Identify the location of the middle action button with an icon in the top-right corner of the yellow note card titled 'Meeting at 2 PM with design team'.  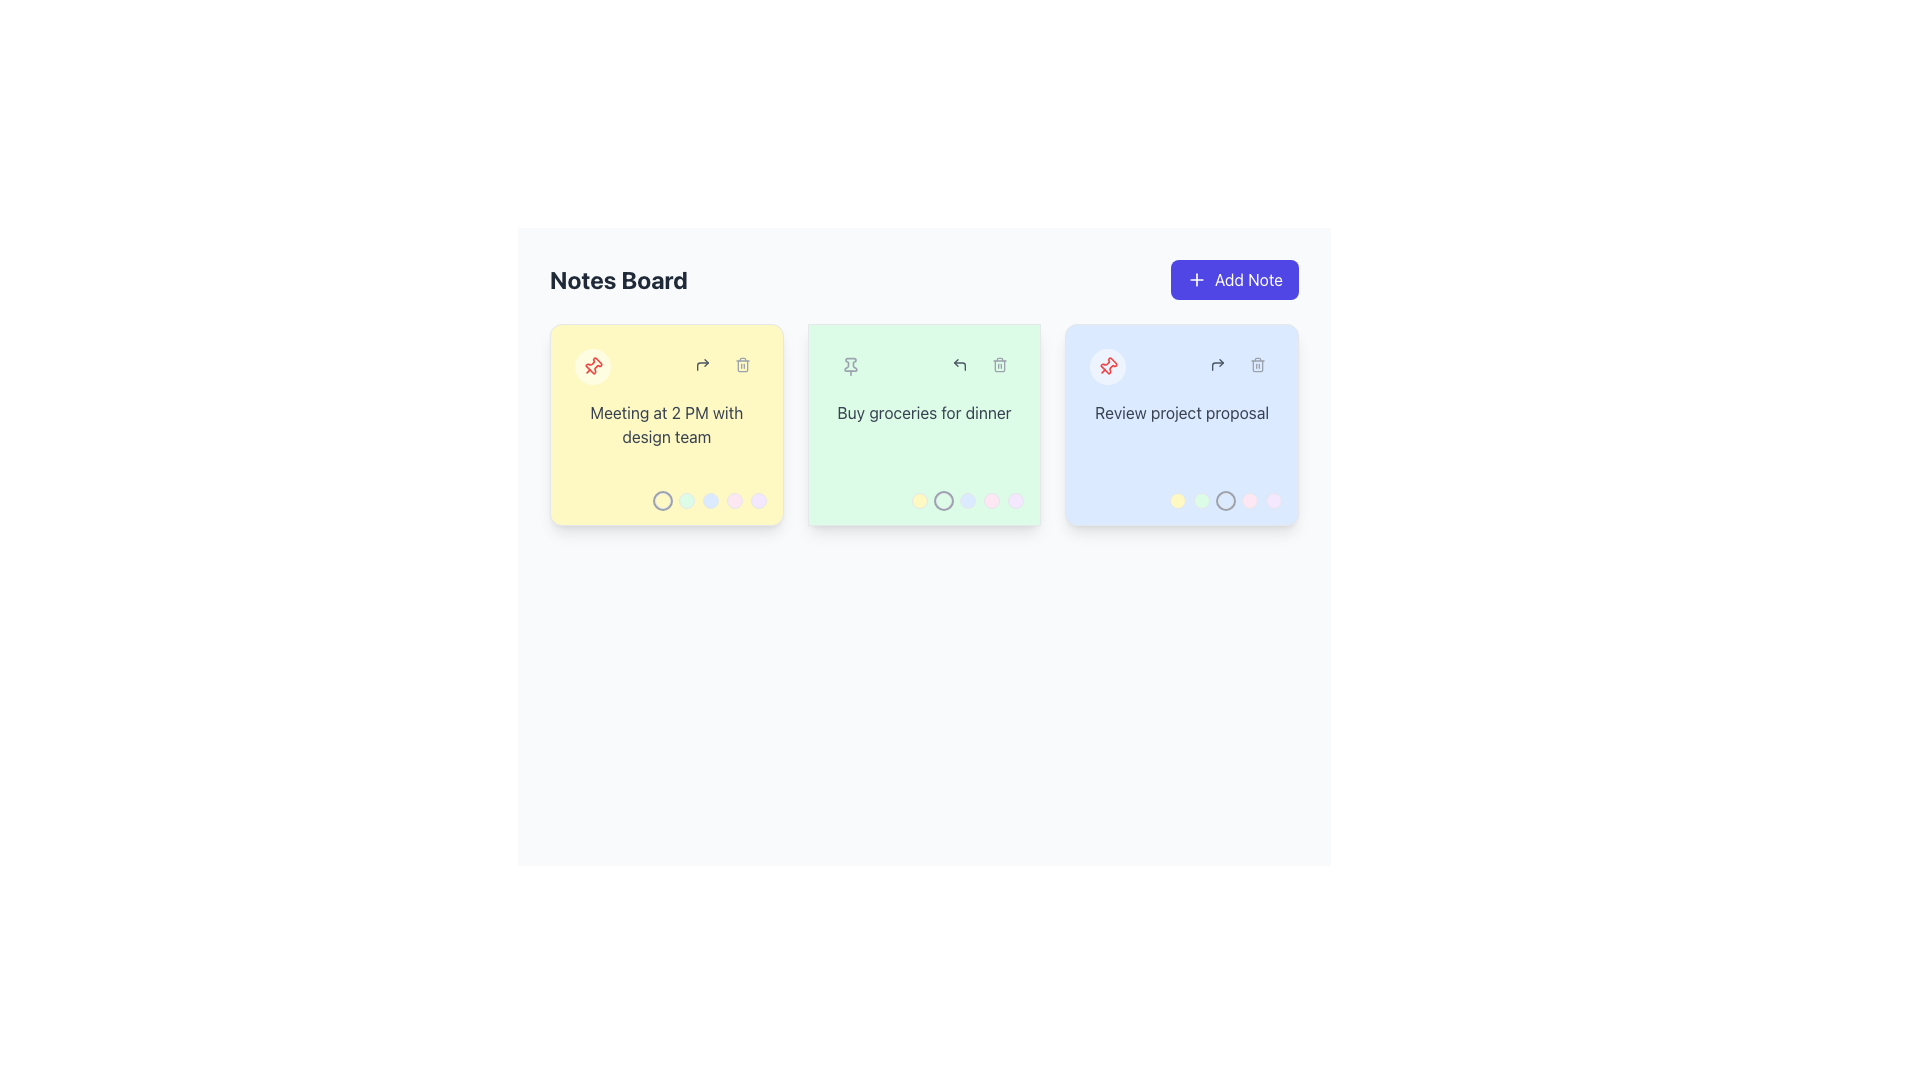
(702, 365).